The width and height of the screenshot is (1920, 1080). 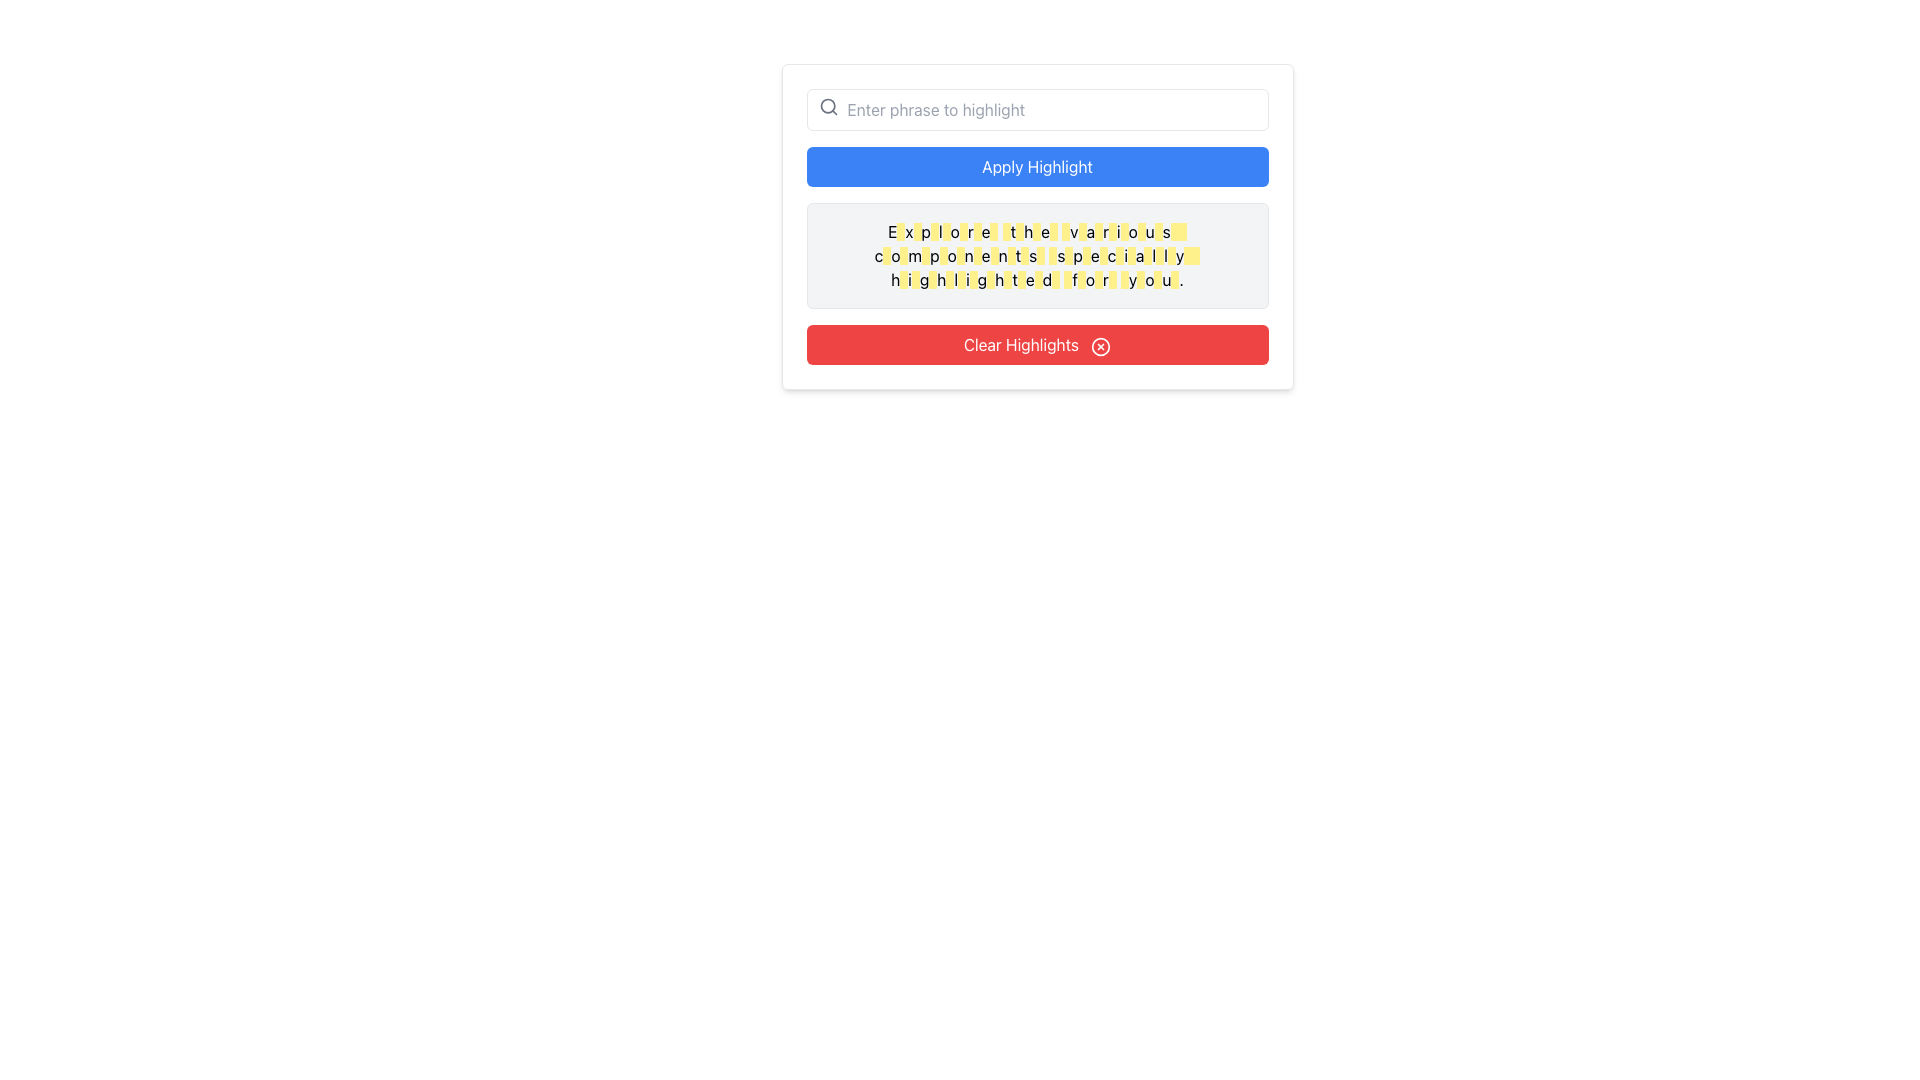 I want to click on the 13th small square yellow-highlighted area within the paragraph displaying 'Explore the various components specially highlighted for you.', so click(x=1067, y=280).